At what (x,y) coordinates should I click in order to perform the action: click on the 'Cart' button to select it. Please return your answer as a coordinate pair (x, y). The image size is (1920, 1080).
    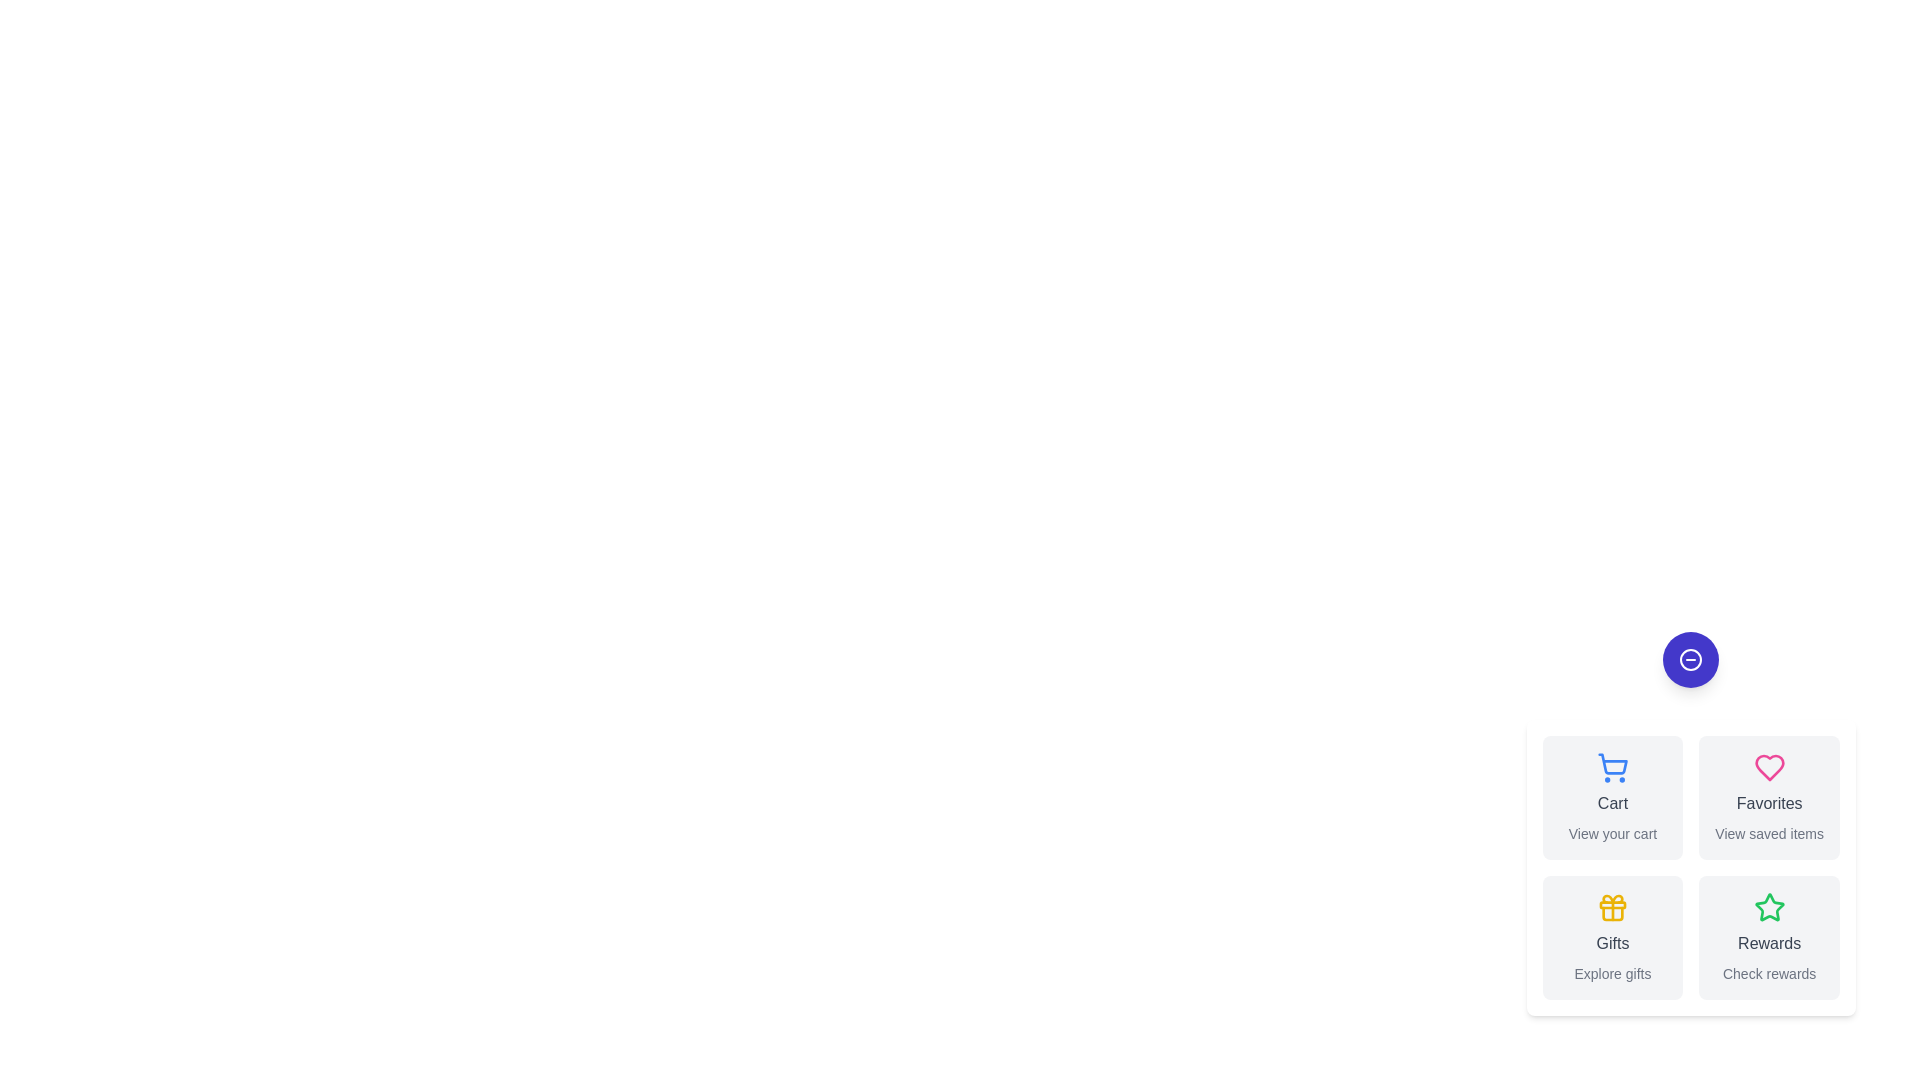
    Looking at the image, I should click on (1612, 797).